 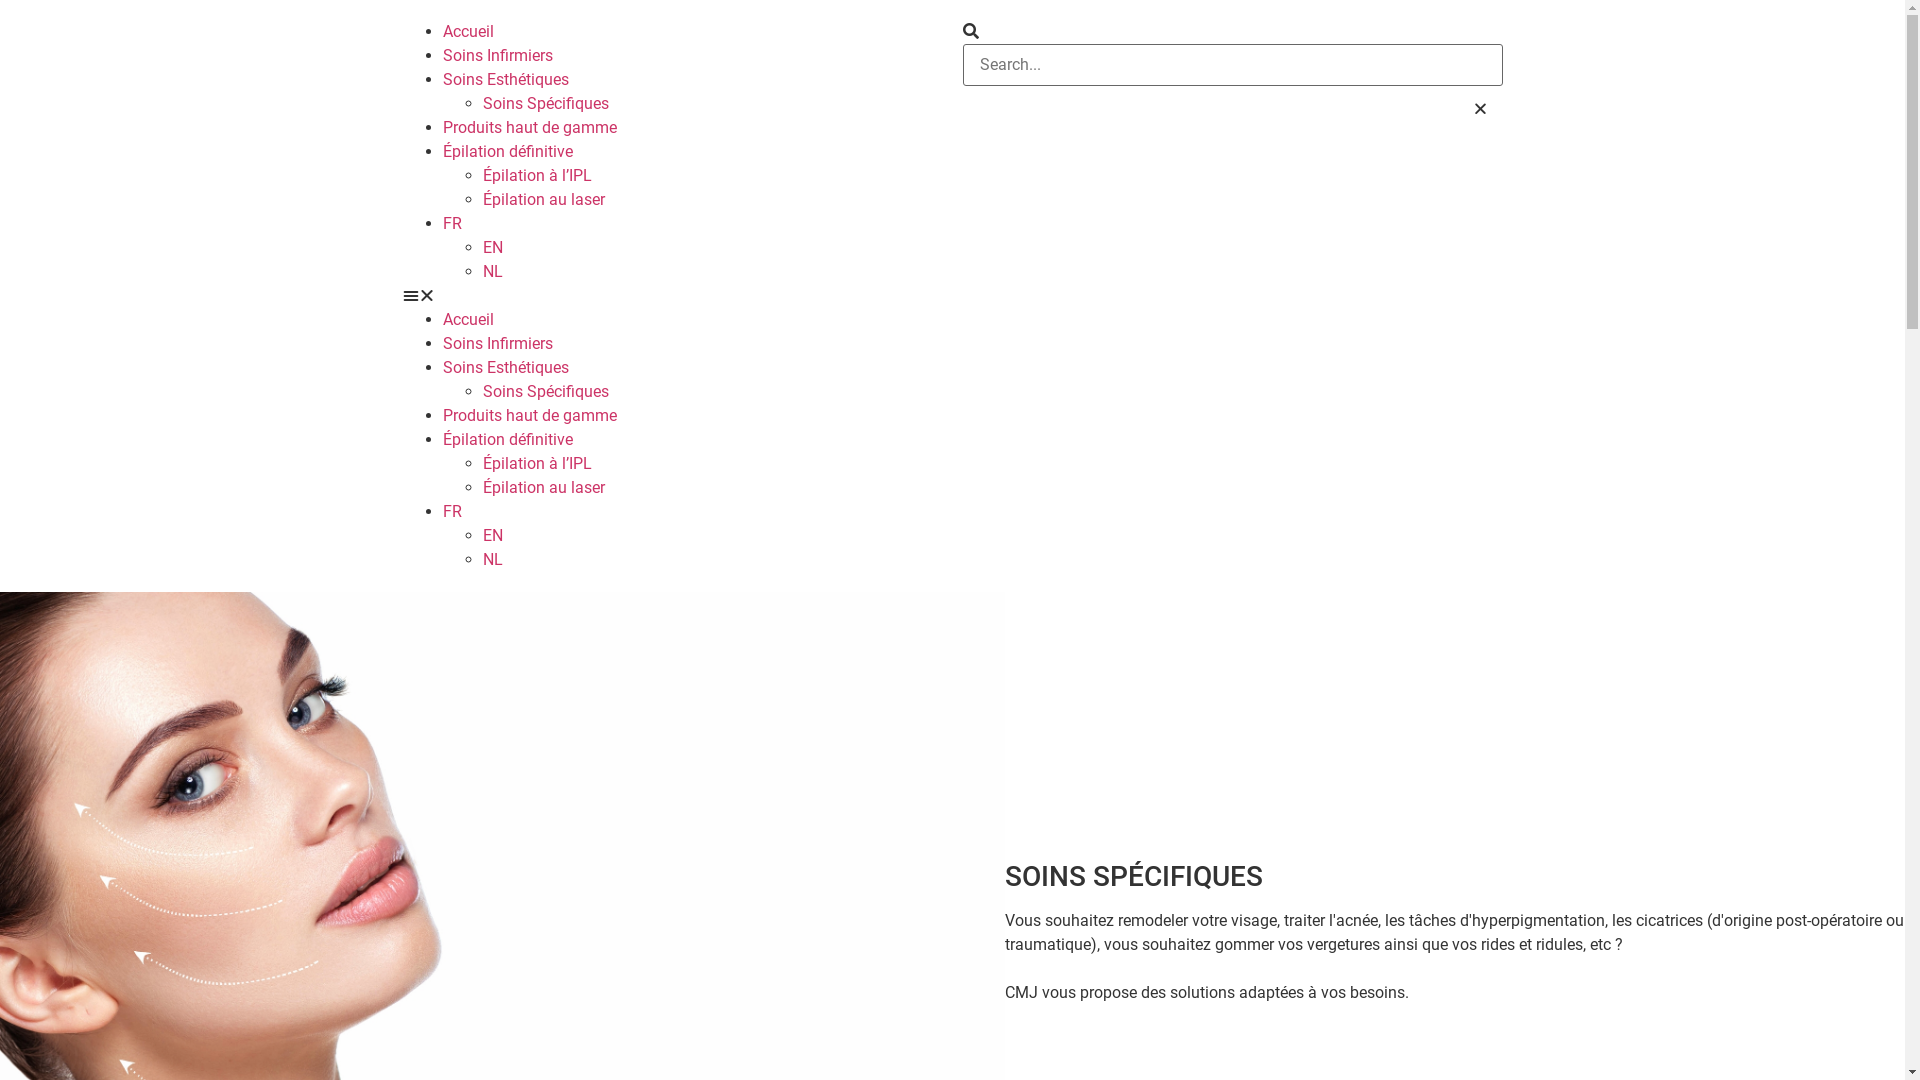 What do you see at coordinates (466, 318) in the screenshot?
I see `'Accueil'` at bounding box center [466, 318].